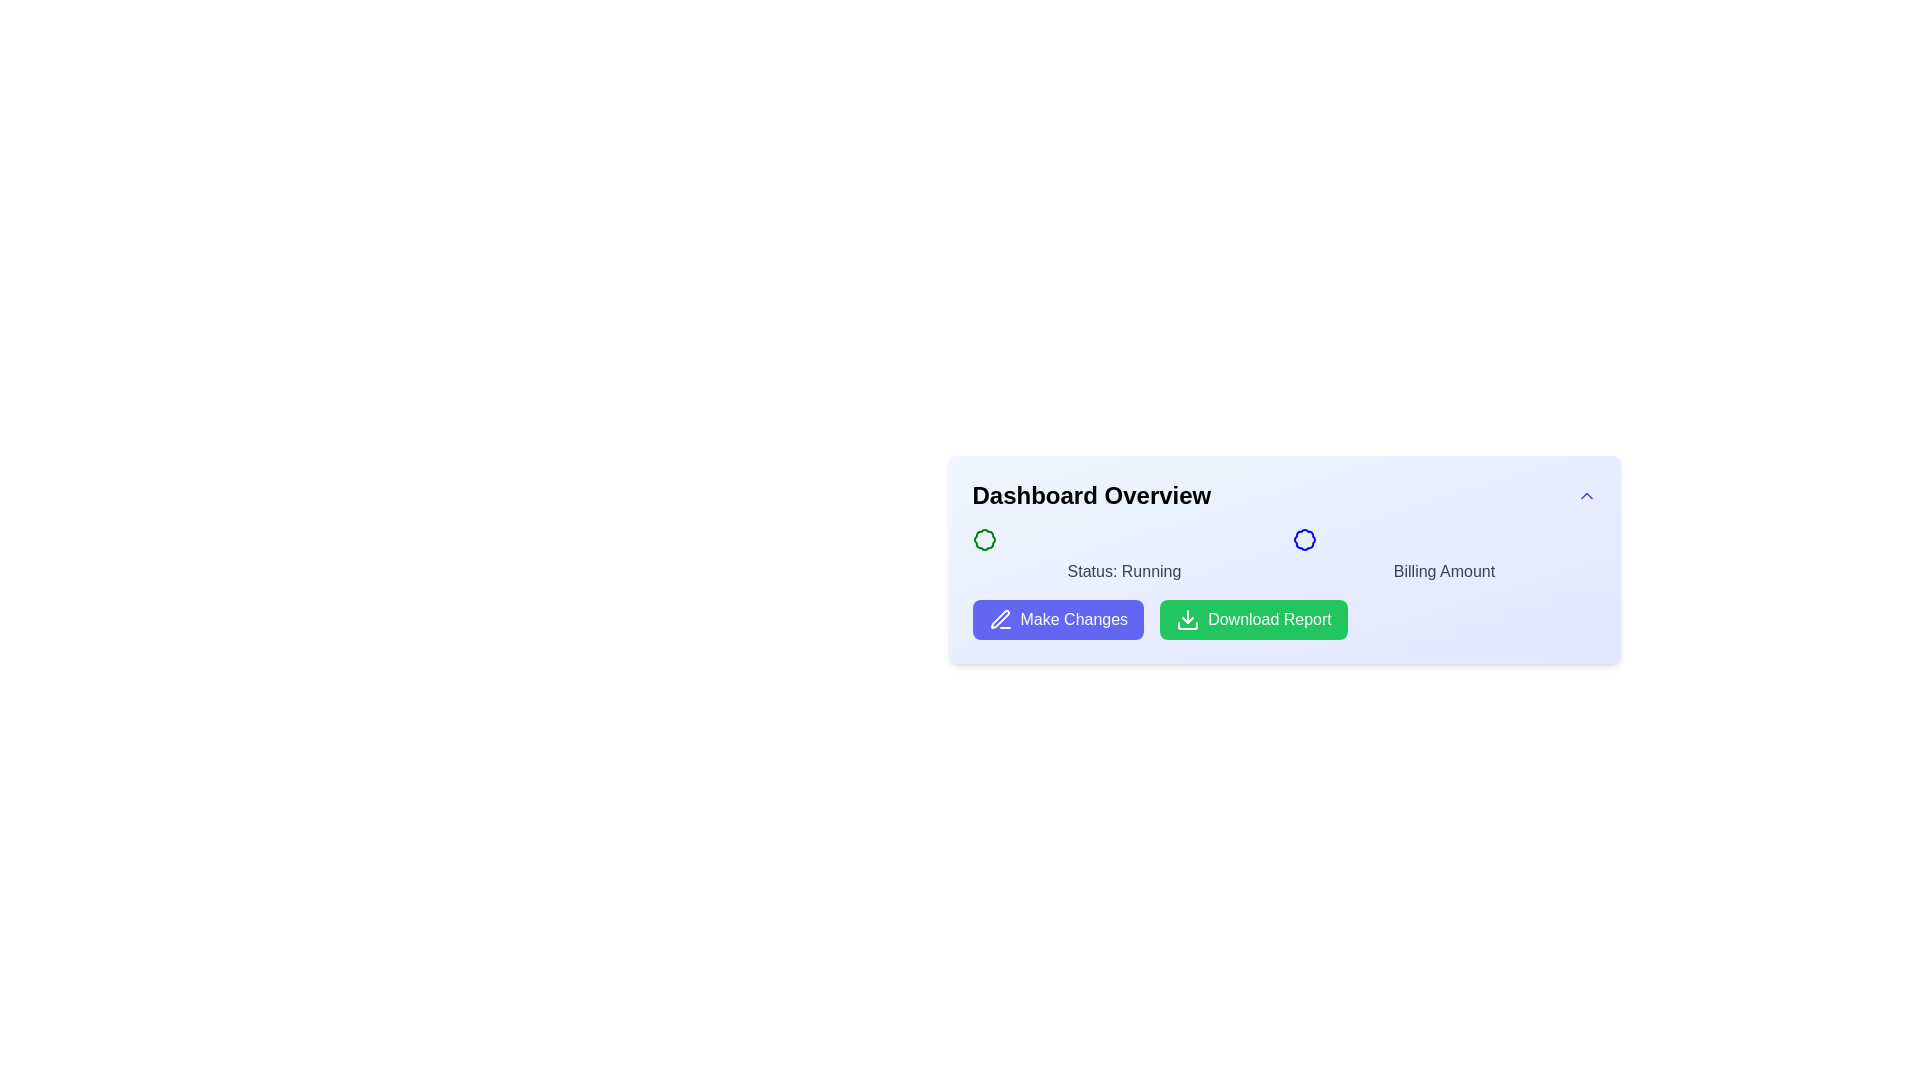  Describe the element at coordinates (1444, 571) in the screenshot. I see `the 'Billing Amount' text label, which serves as a descriptor for the associated billing value of '$1200.50', located in the Dashboard Overview interface` at that location.